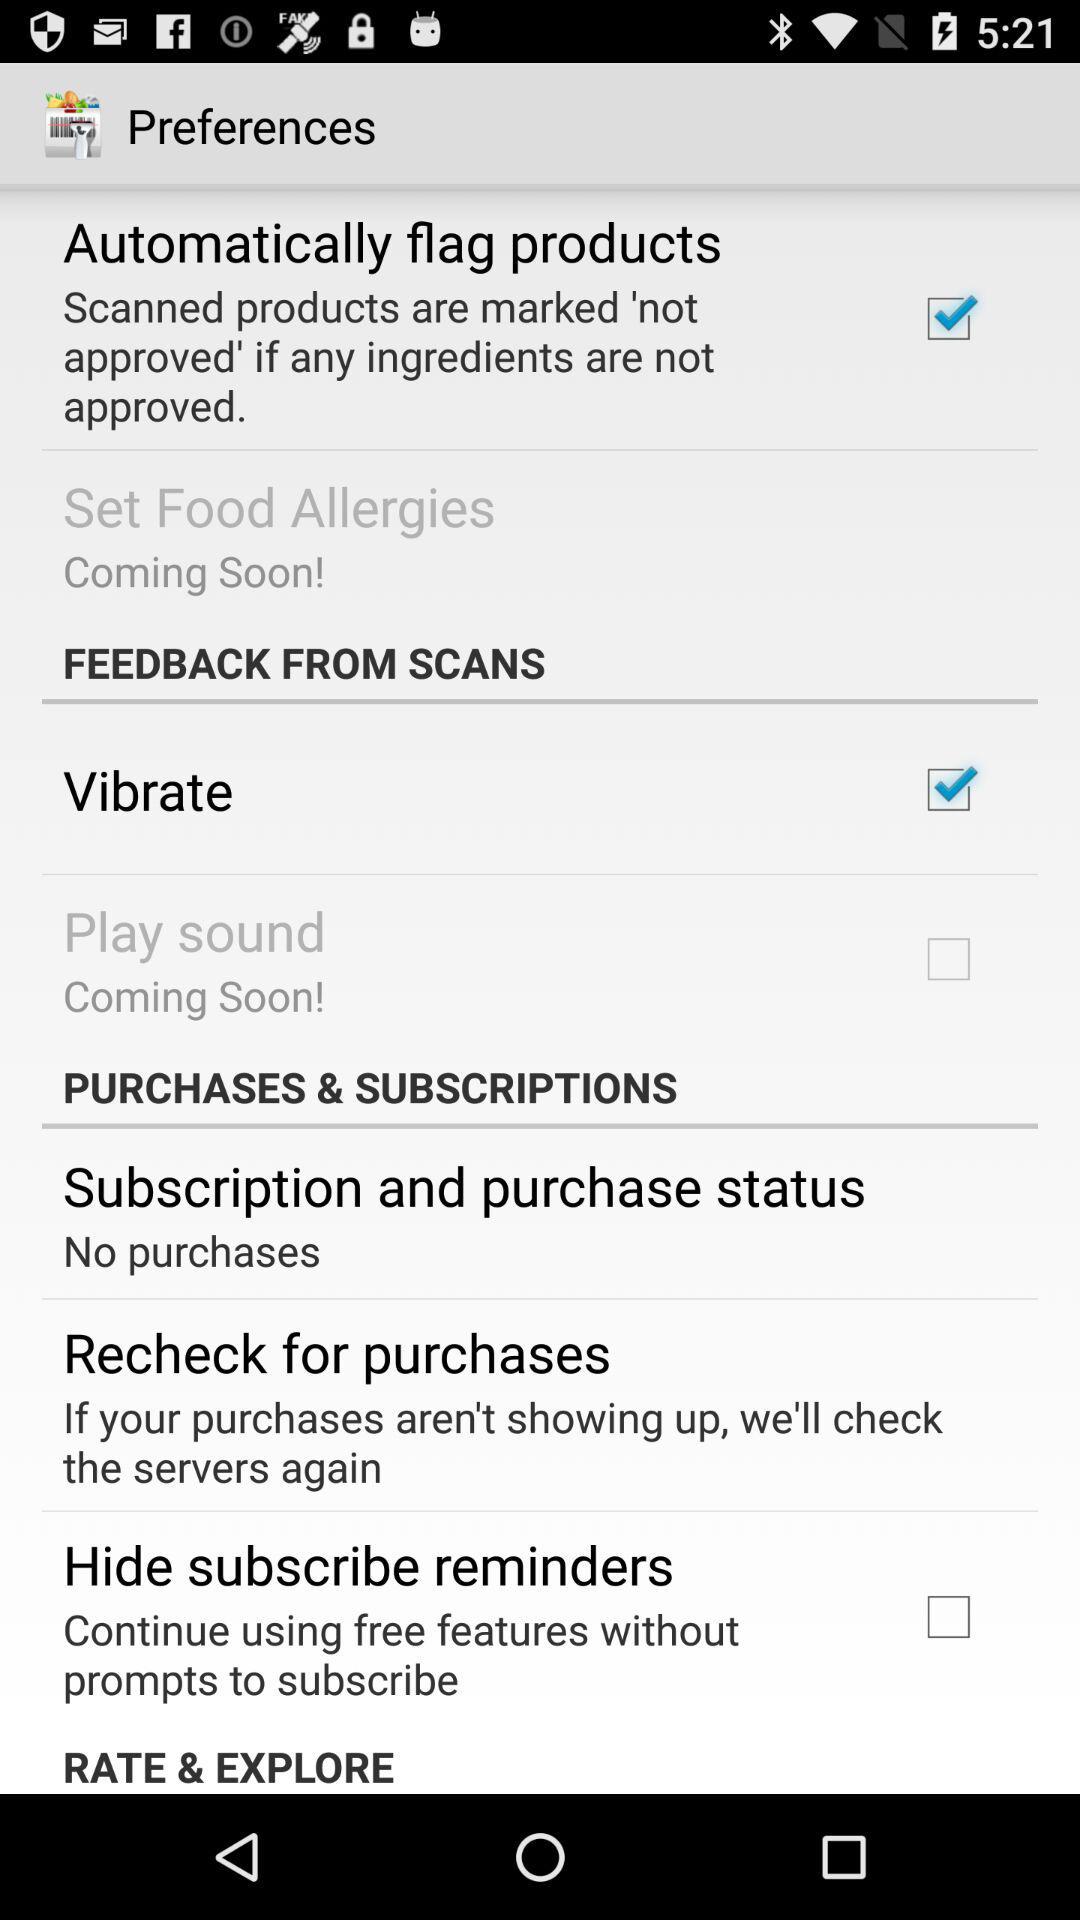 The height and width of the screenshot is (1920, 1080). I want to click on the set food allergies, so click(279, 505).